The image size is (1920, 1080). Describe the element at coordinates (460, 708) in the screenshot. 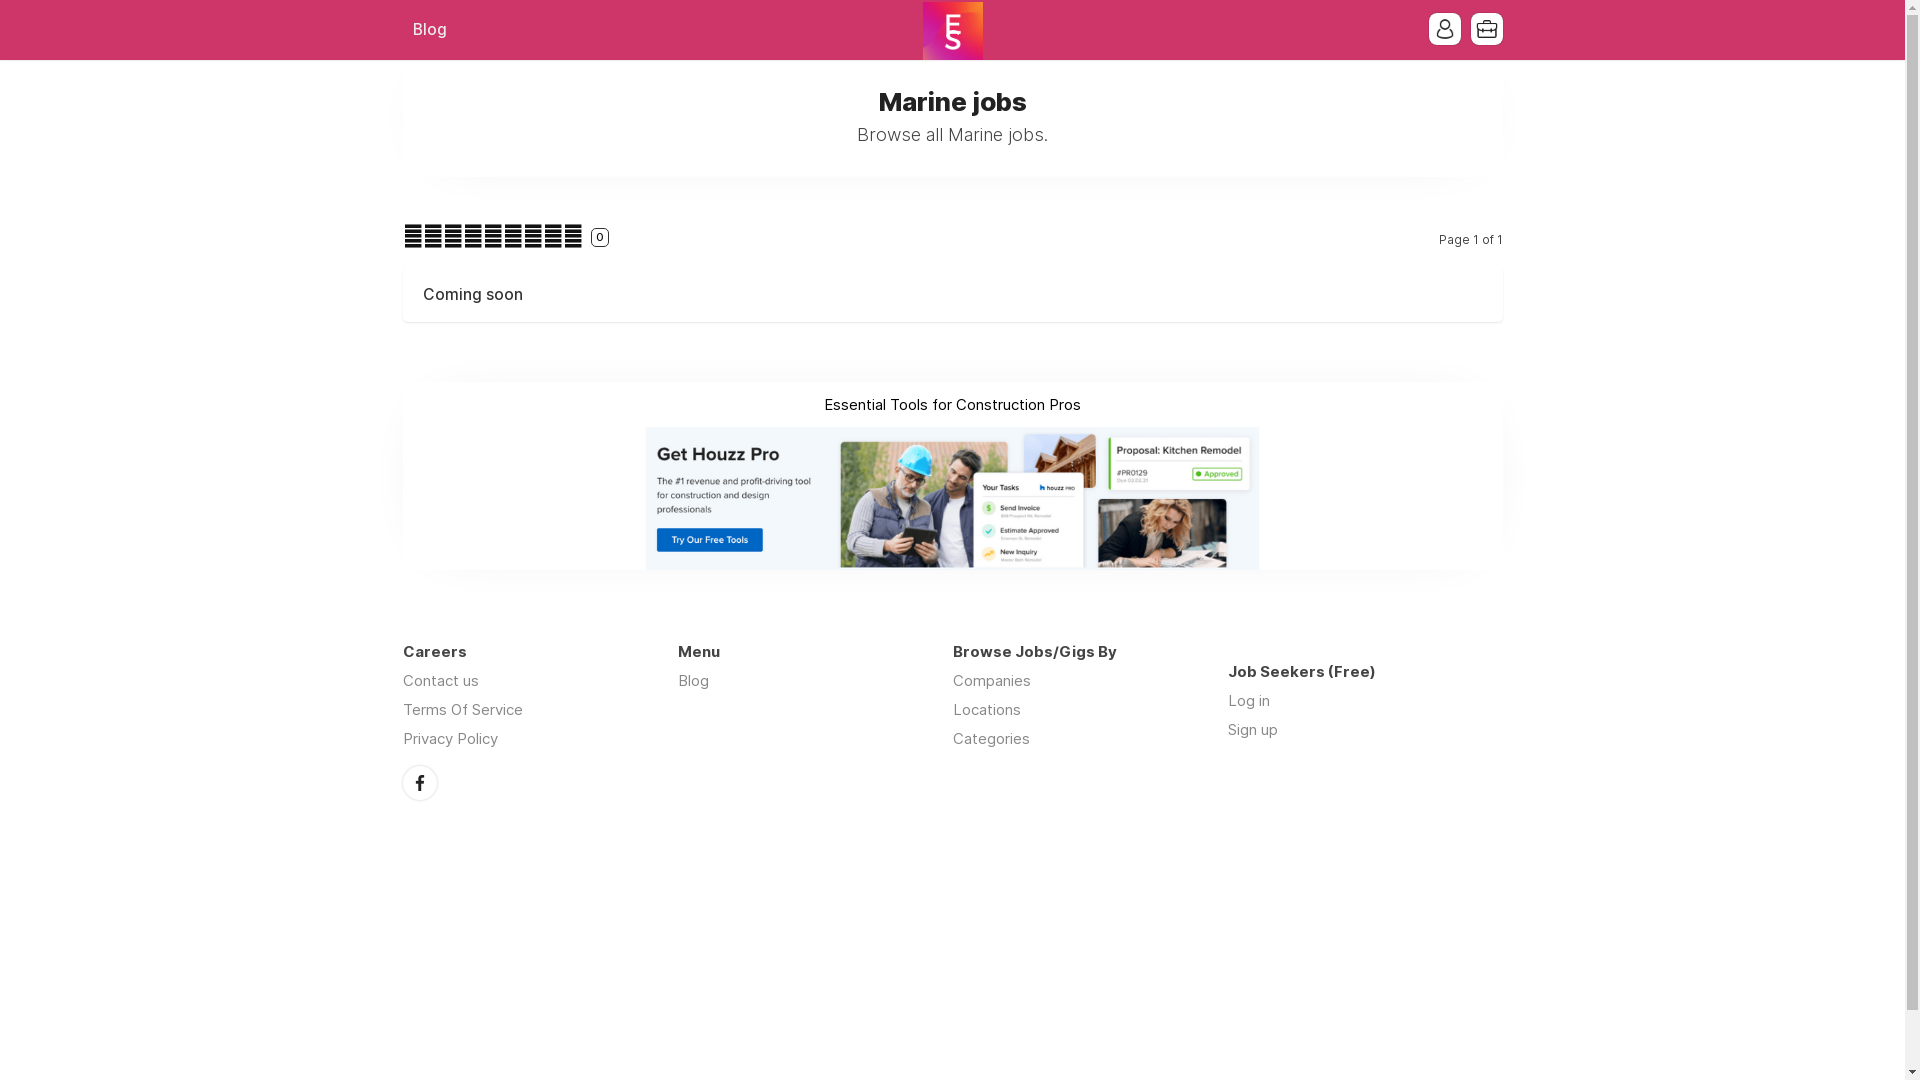

I see `'Terms Of Service'` at that location.